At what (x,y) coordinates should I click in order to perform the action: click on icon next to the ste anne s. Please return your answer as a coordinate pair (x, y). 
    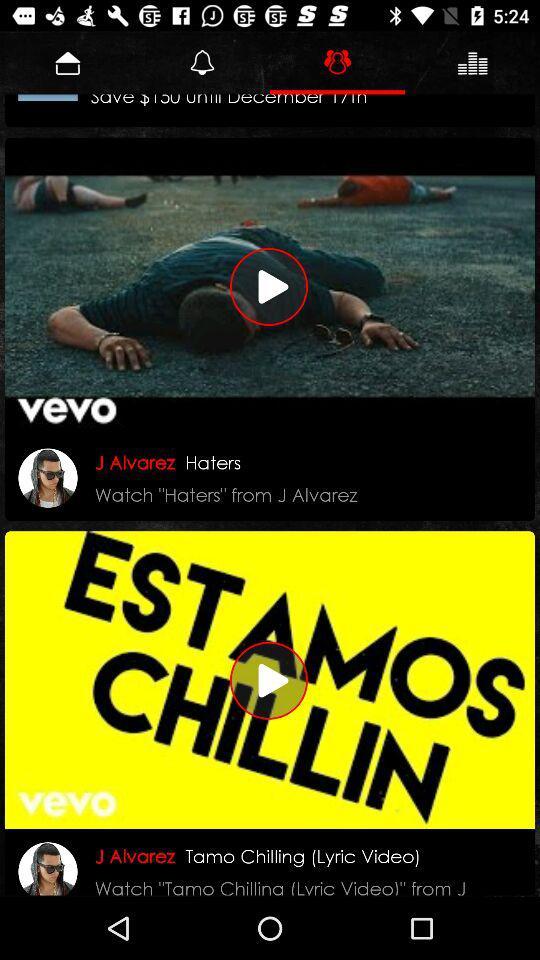
    Looking at the image, I should click on (48, 97).